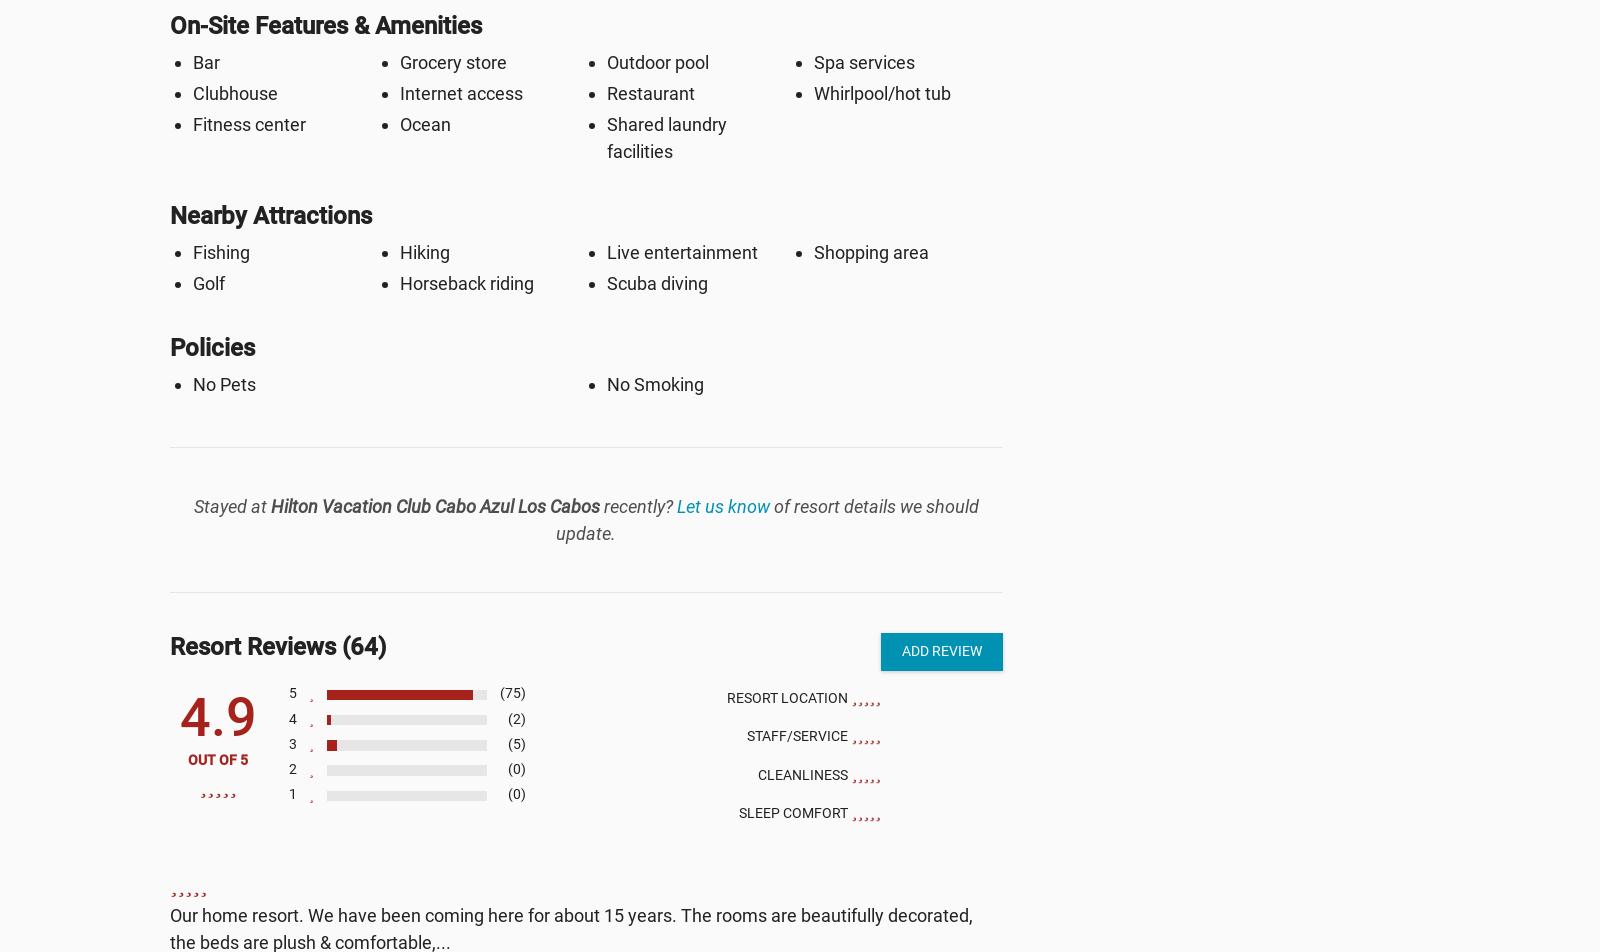  What do you see at coordinates (191, 282) in the screenshot?
I see `'Golf'` at bounding box center [191, 282].